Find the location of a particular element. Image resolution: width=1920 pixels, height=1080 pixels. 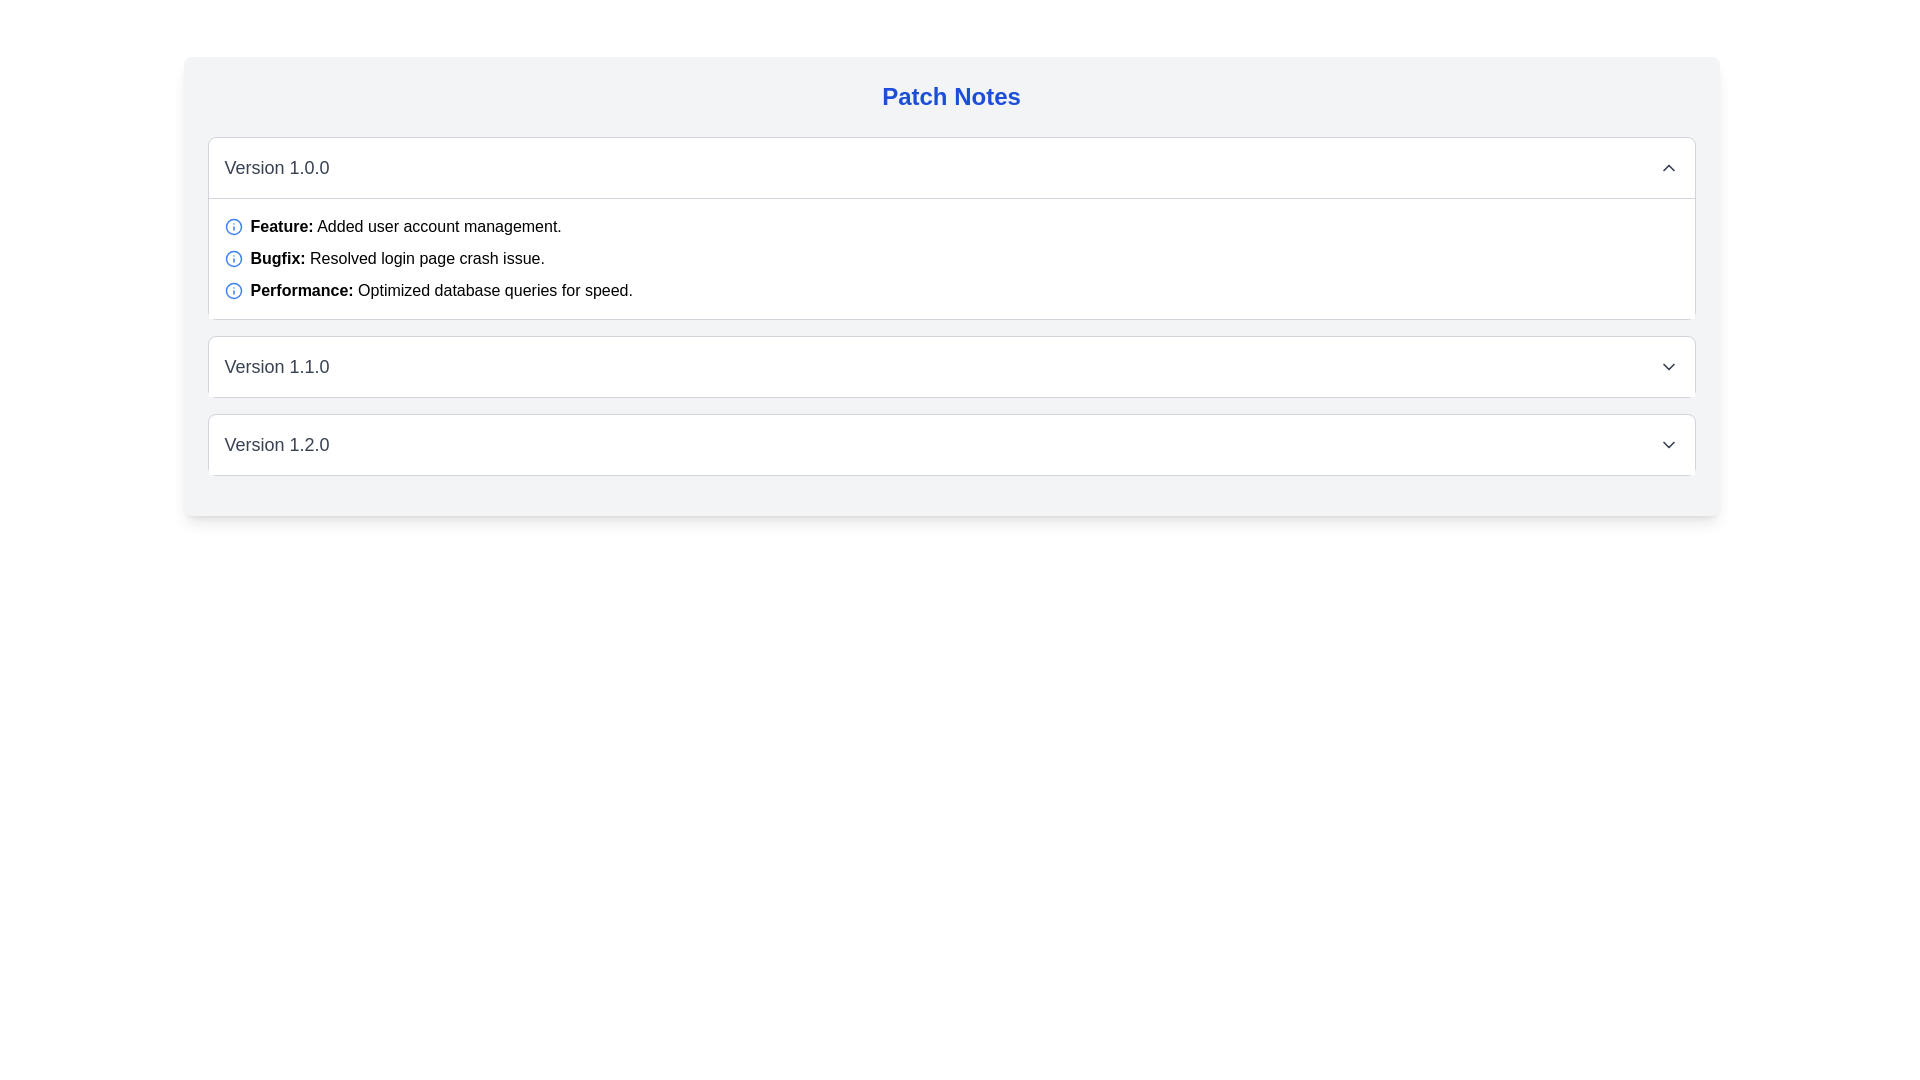

the informational icon that indicates a Bugfix, which is located to the far left of the text 'Bugfix: Resolved login page crash issue.' in the second row of the list under 'Version 1.0.0.' is located at coordinates (233, 257).